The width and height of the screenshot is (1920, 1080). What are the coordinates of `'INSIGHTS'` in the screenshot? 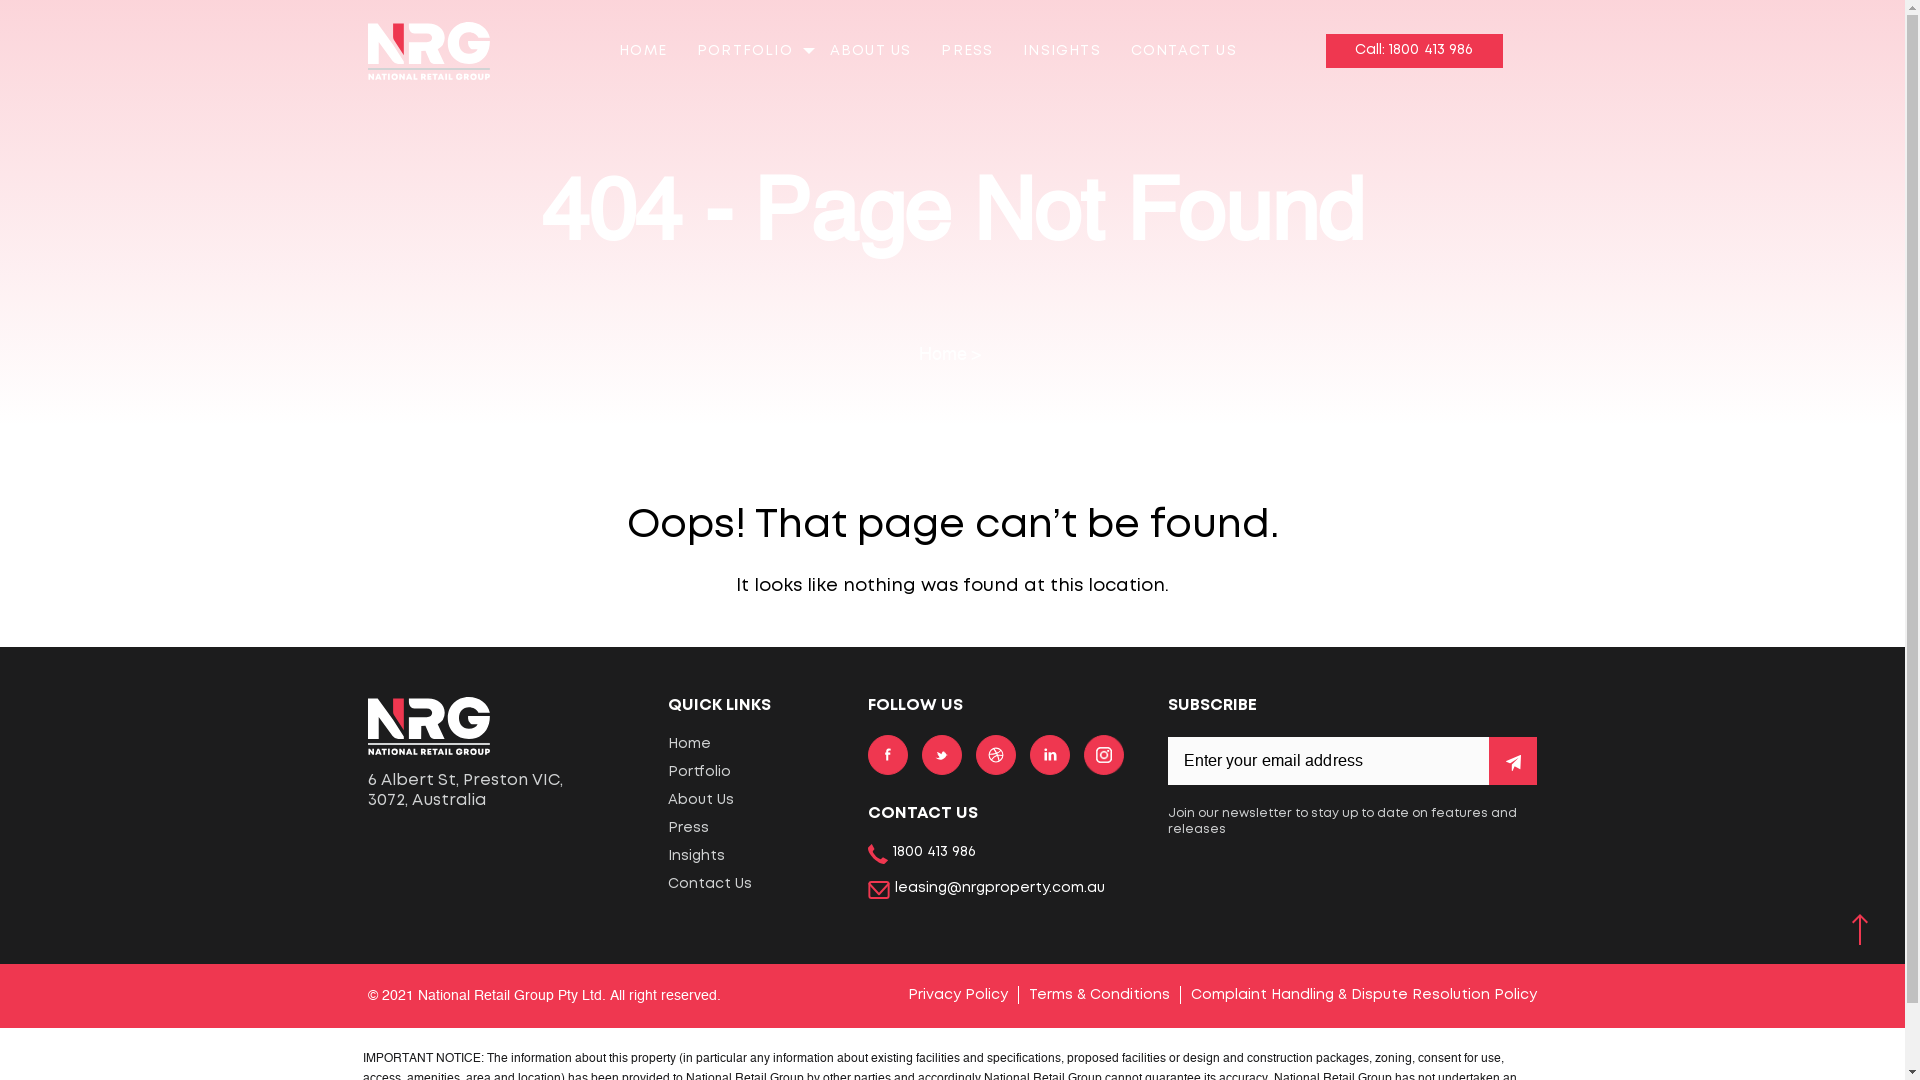 It's located at (1060, 49).